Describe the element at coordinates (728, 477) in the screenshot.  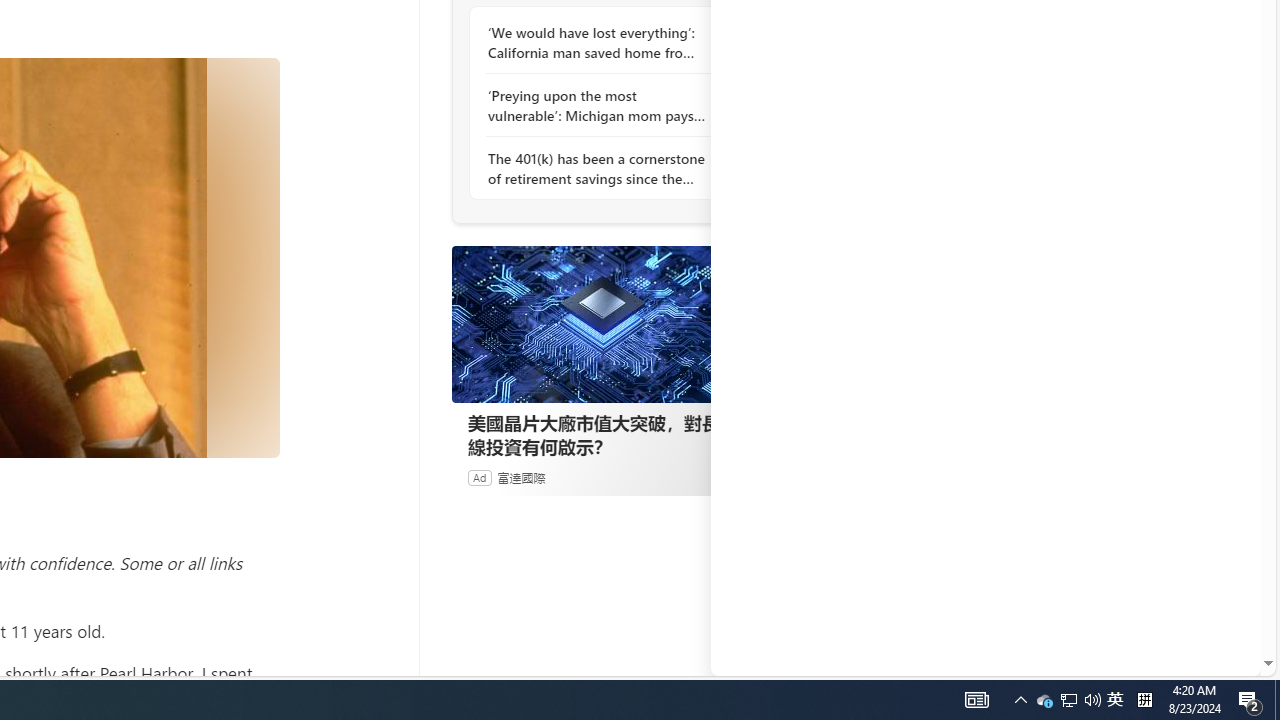
I see `'Ad Choice'` at that location.